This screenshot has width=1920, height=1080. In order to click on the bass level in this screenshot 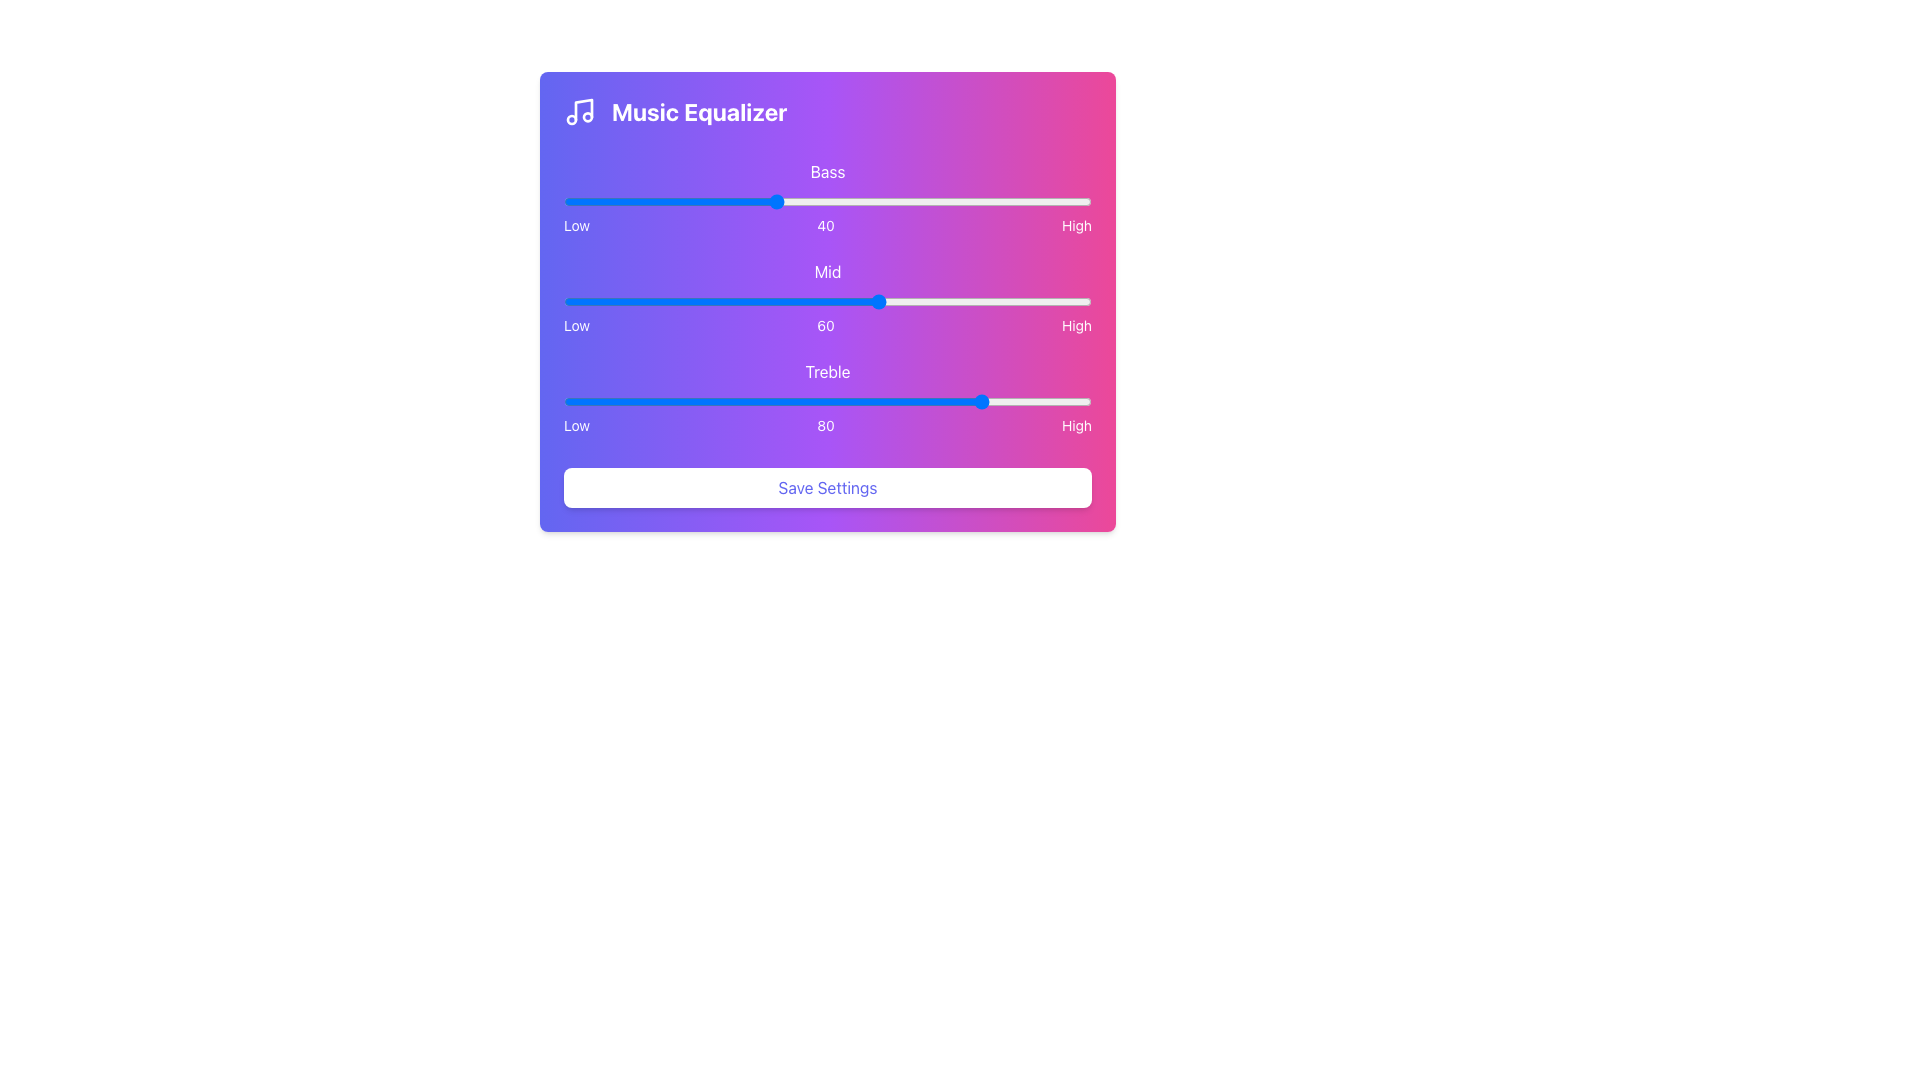, I will do `click(631, 201)`.